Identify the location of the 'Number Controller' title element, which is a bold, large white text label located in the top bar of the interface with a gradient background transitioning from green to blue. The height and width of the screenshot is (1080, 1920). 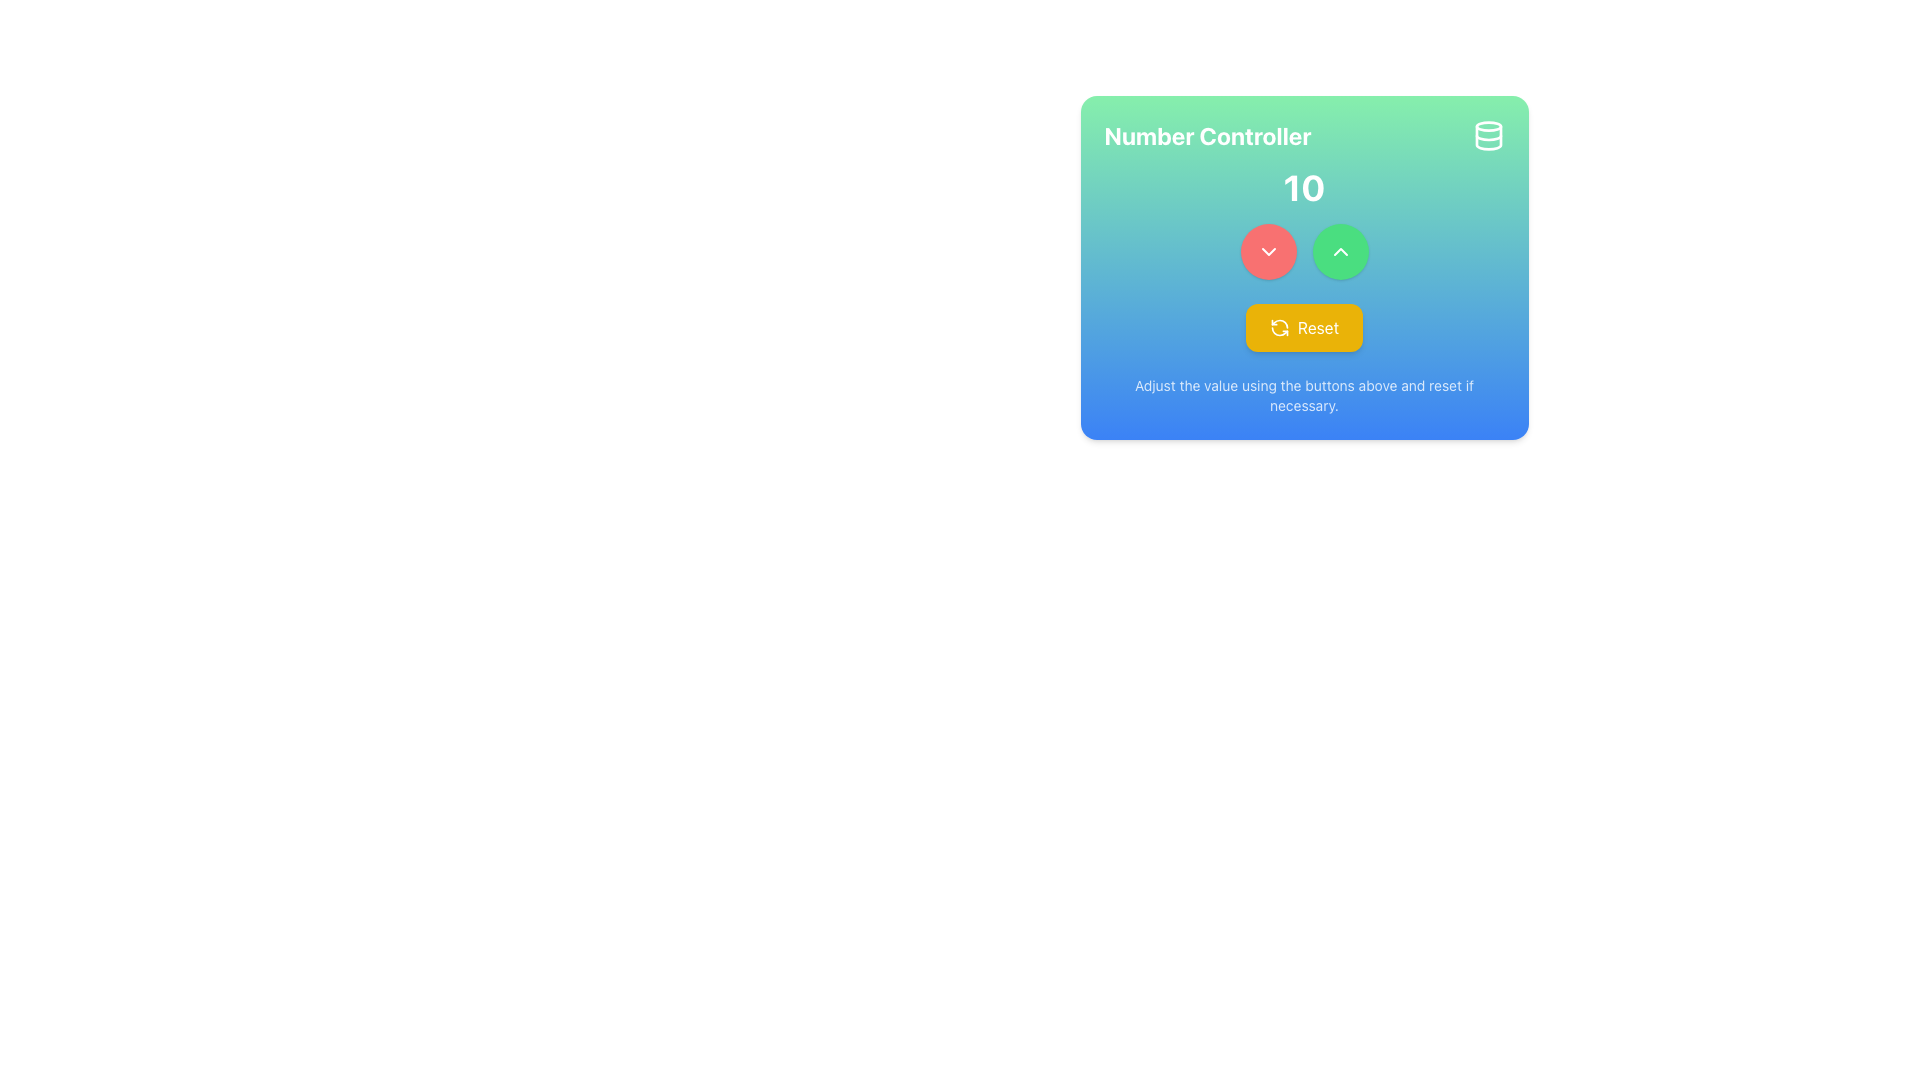
(1207, 135).